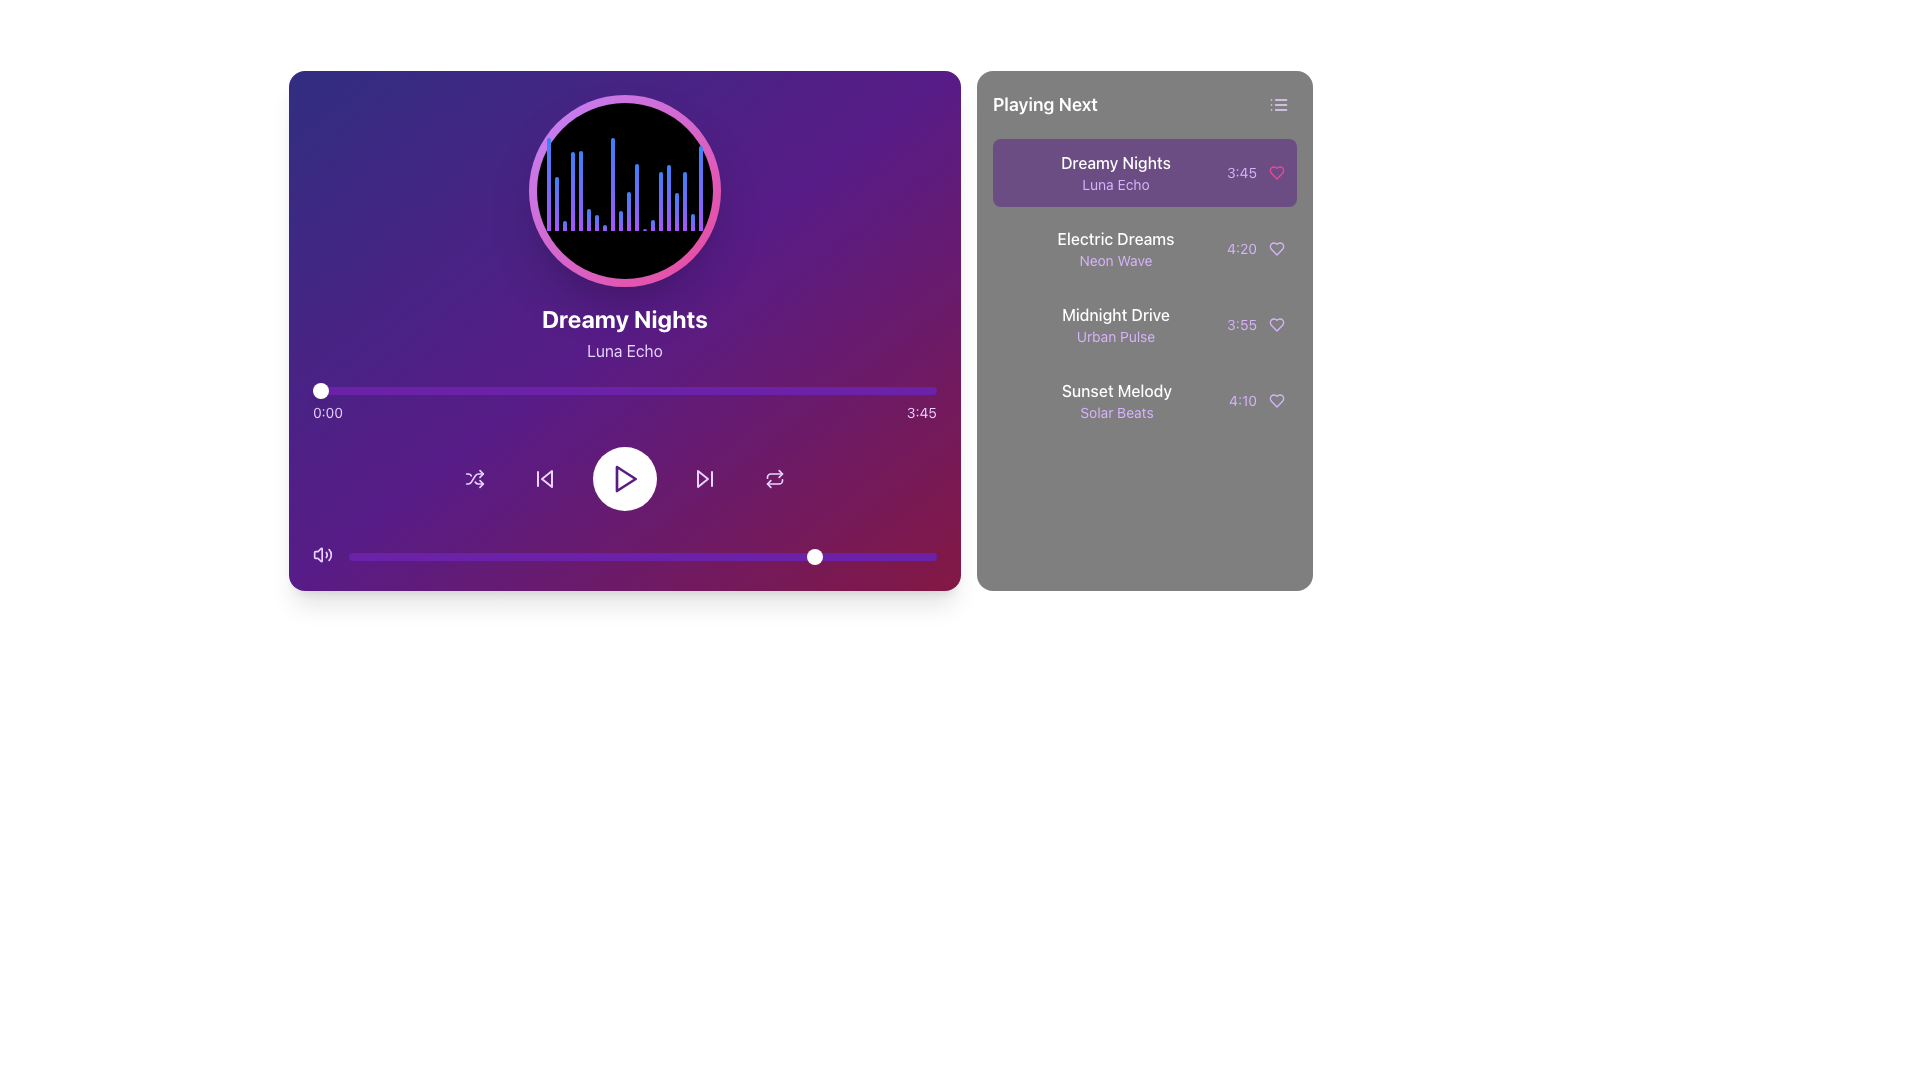  Describe the element at coordinates (1241, 172) in the screenshot. I see `the static text indicating the total duration of the highlighted song 'Dreamy Nights' in the 'Playing Next' list` at that location.